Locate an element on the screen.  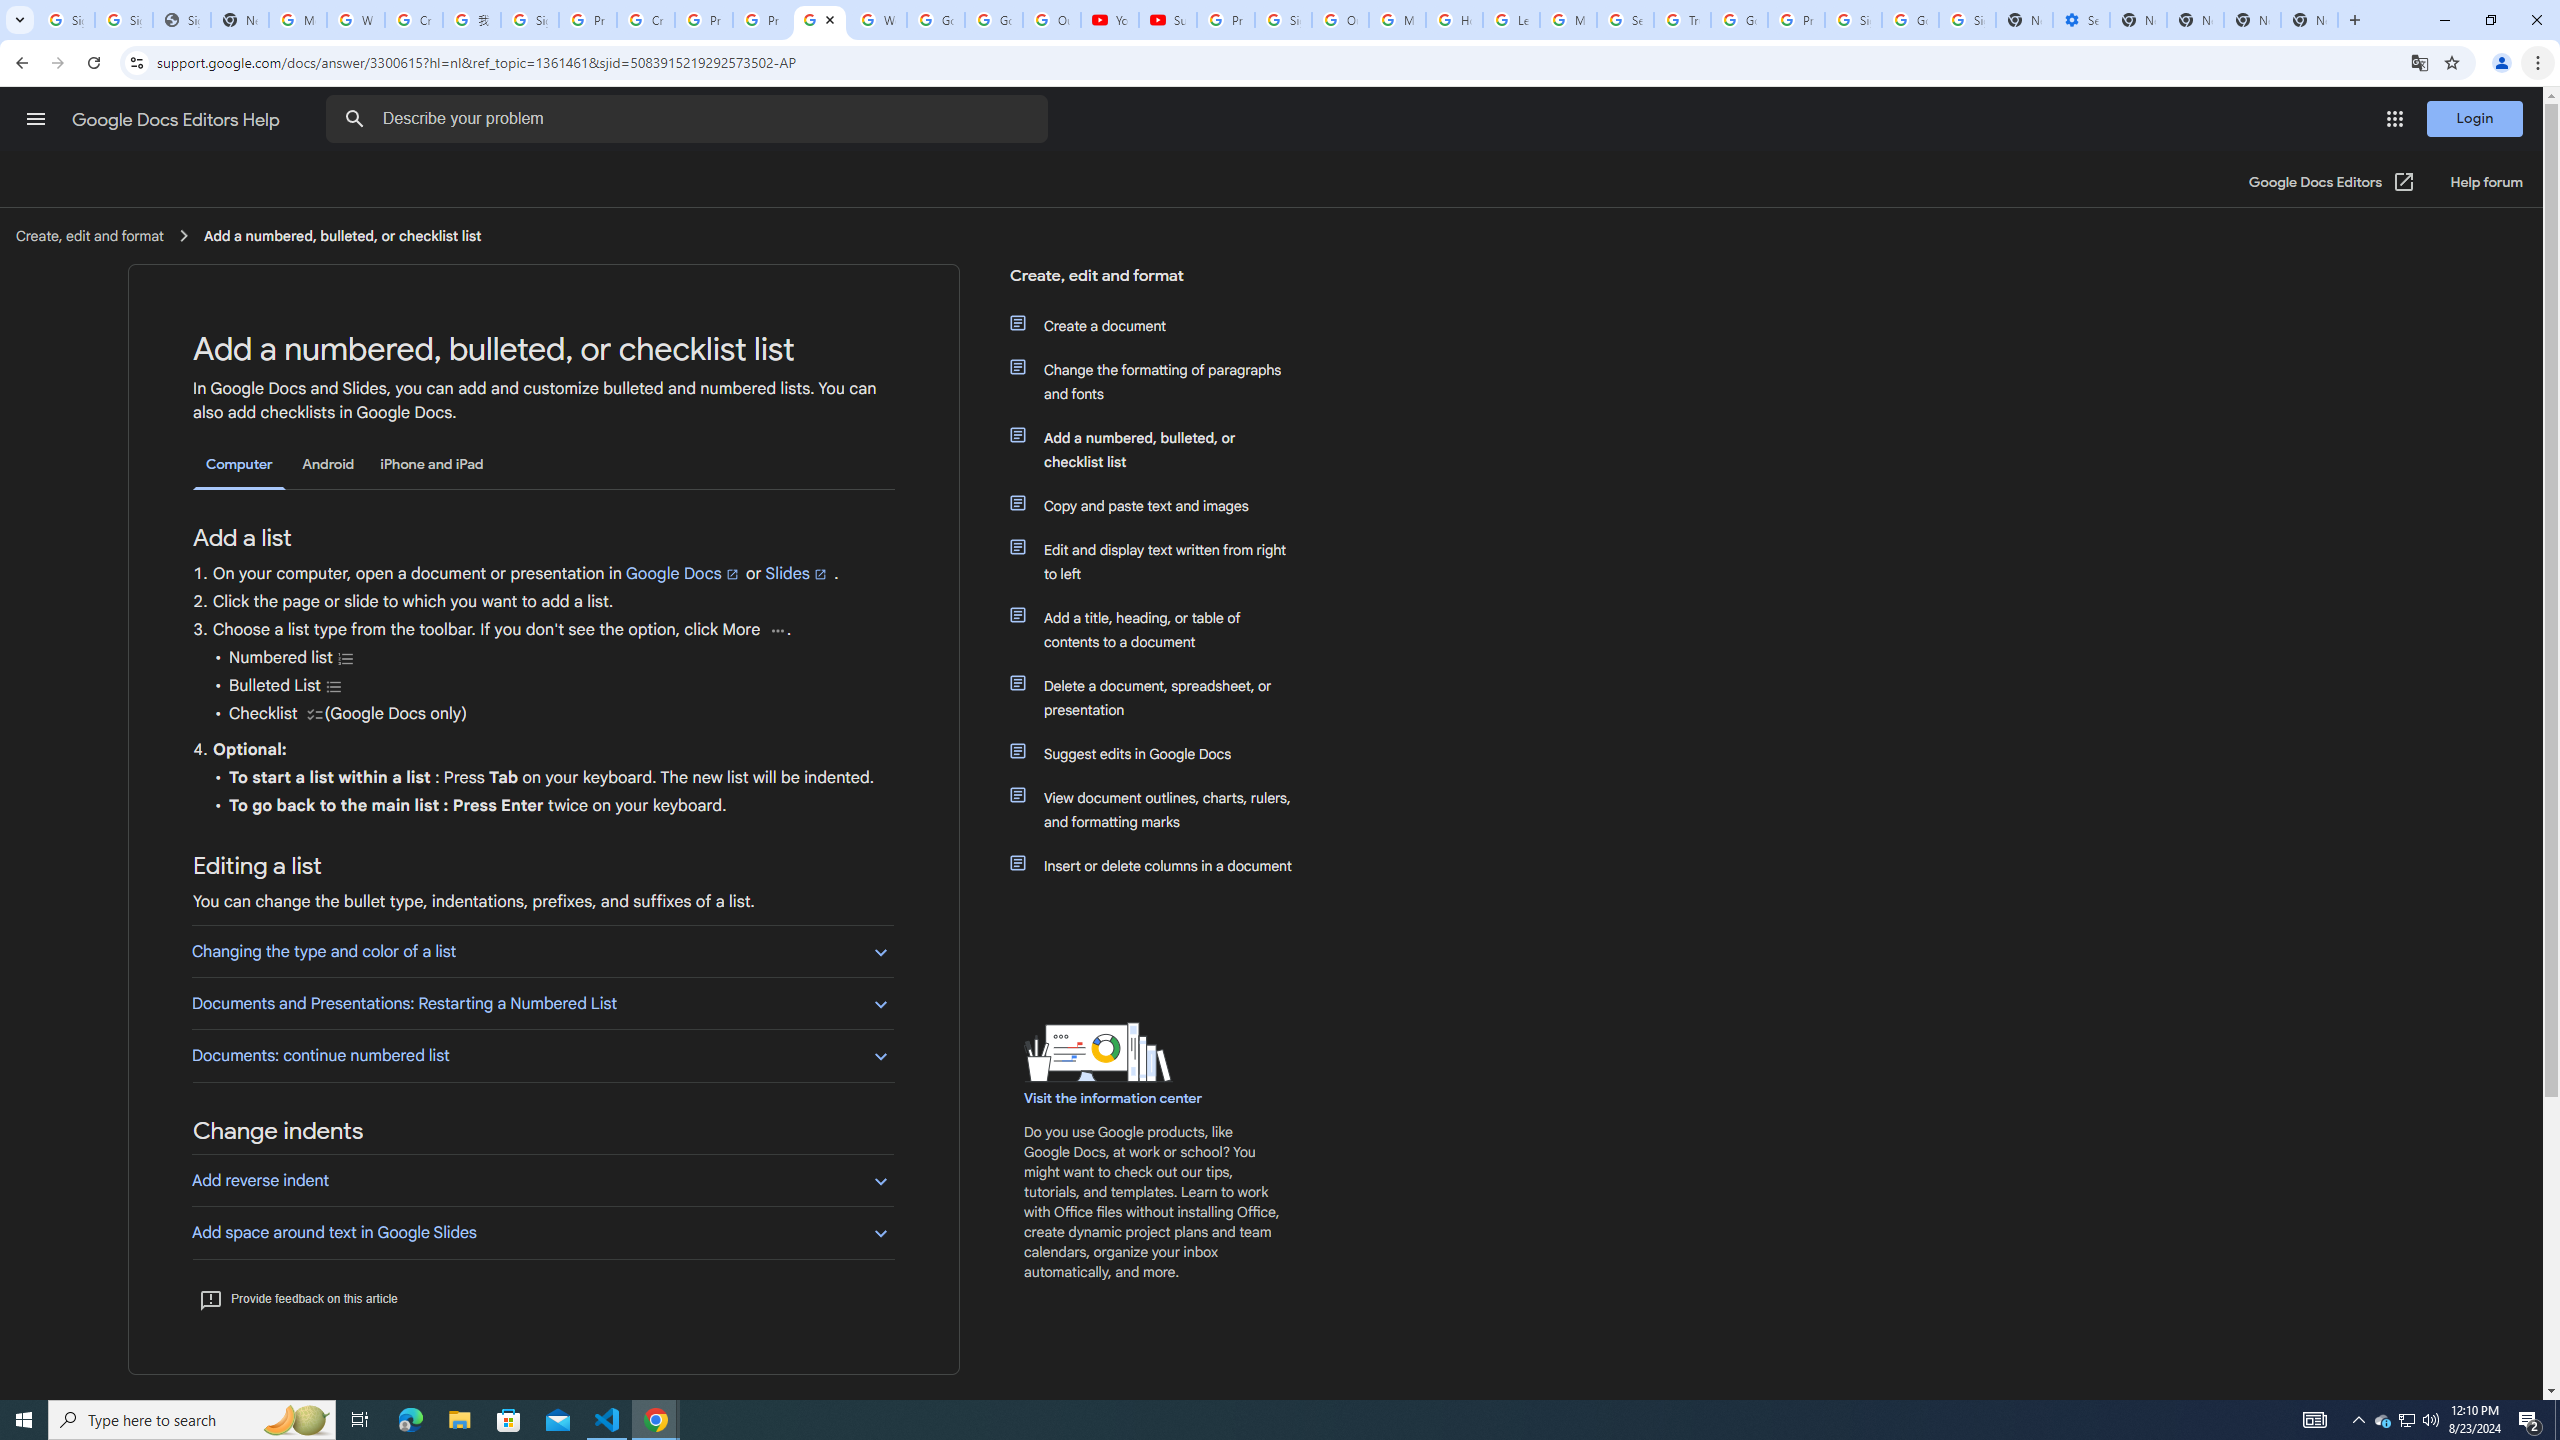
'Documents: continue numbered list' is located at coordinates (542, 1054).